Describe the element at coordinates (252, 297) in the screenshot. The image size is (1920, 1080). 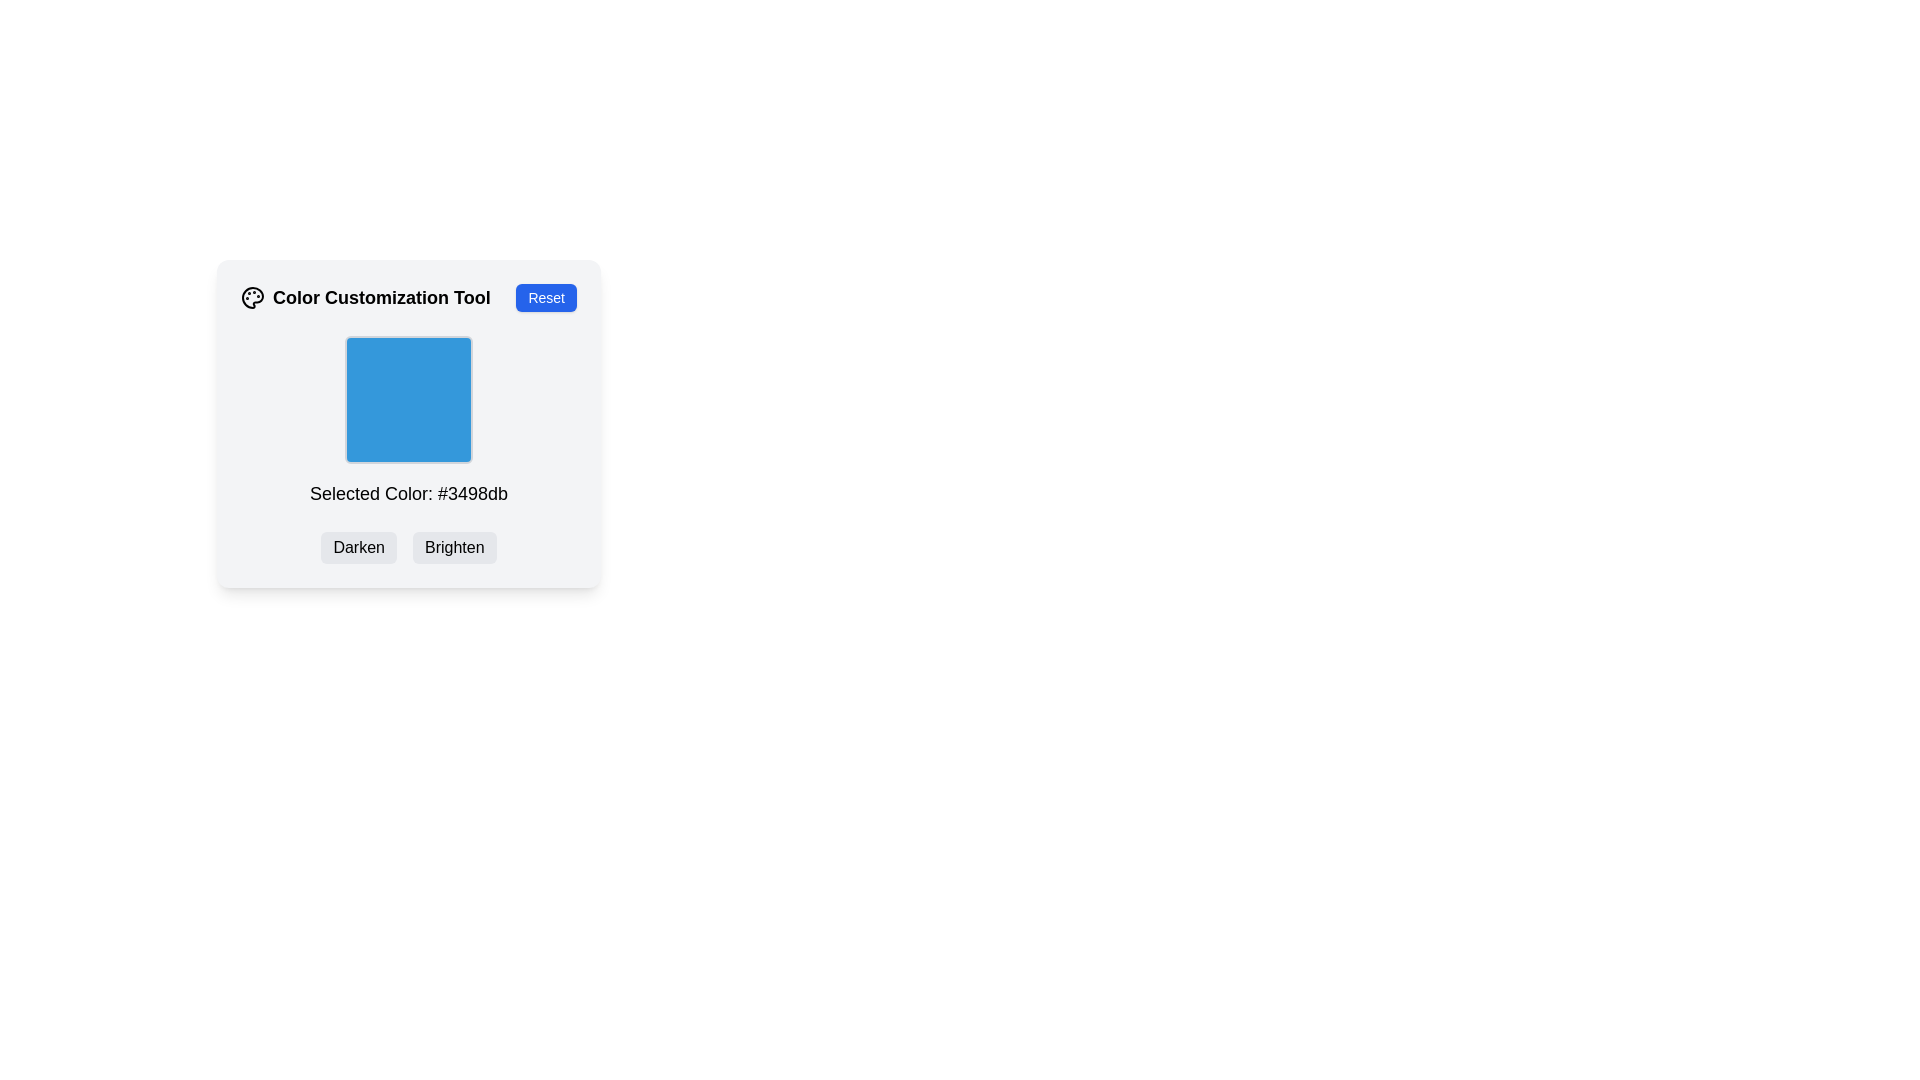
I see `the color customization tool icon located in the header, positioned to the left of the 'Color Customization Tool' title` at that location.